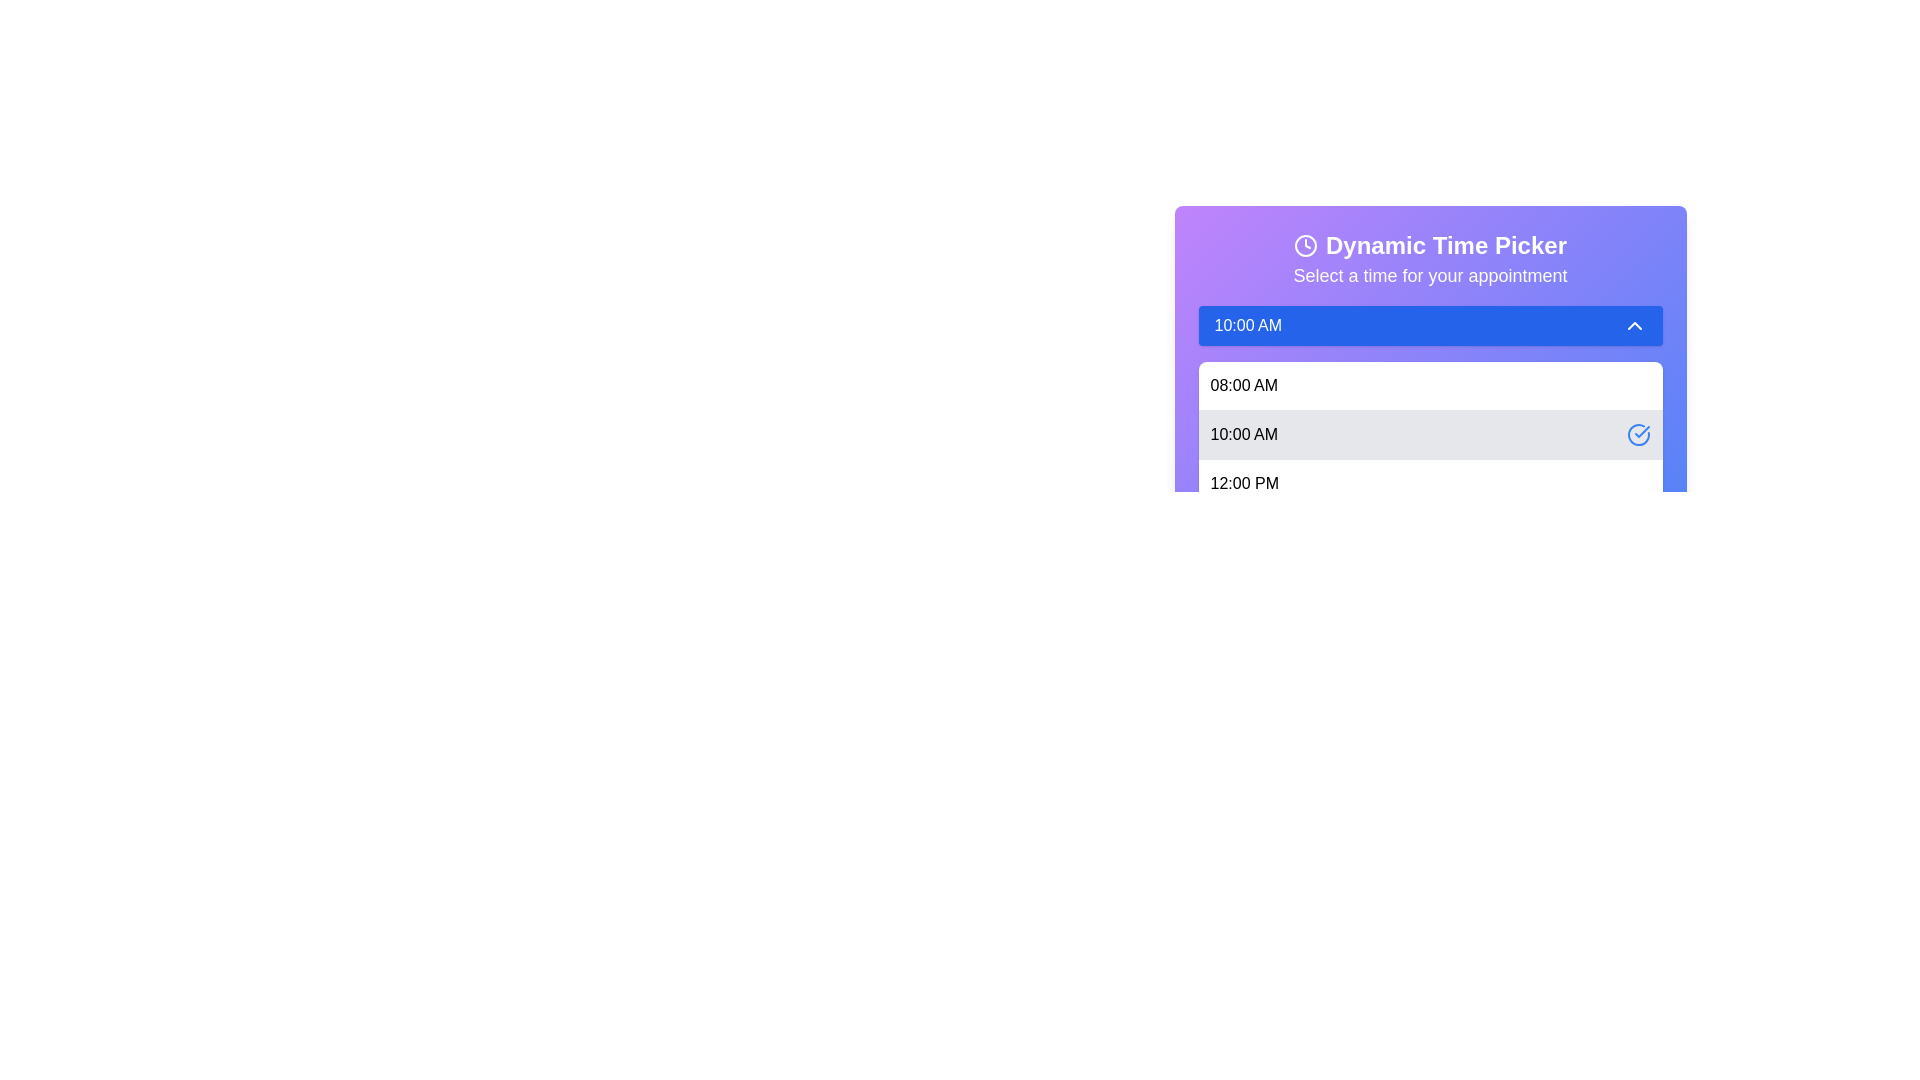 This screenshot has height=1080, width=1920. What do you see at coordinates (1429, 483) in the screenshot?
I see `the third time slot in the dropdown list of the time picker, which displays '12:00 PM' in bold black font on a white background` at bounding box center [1429, 483].